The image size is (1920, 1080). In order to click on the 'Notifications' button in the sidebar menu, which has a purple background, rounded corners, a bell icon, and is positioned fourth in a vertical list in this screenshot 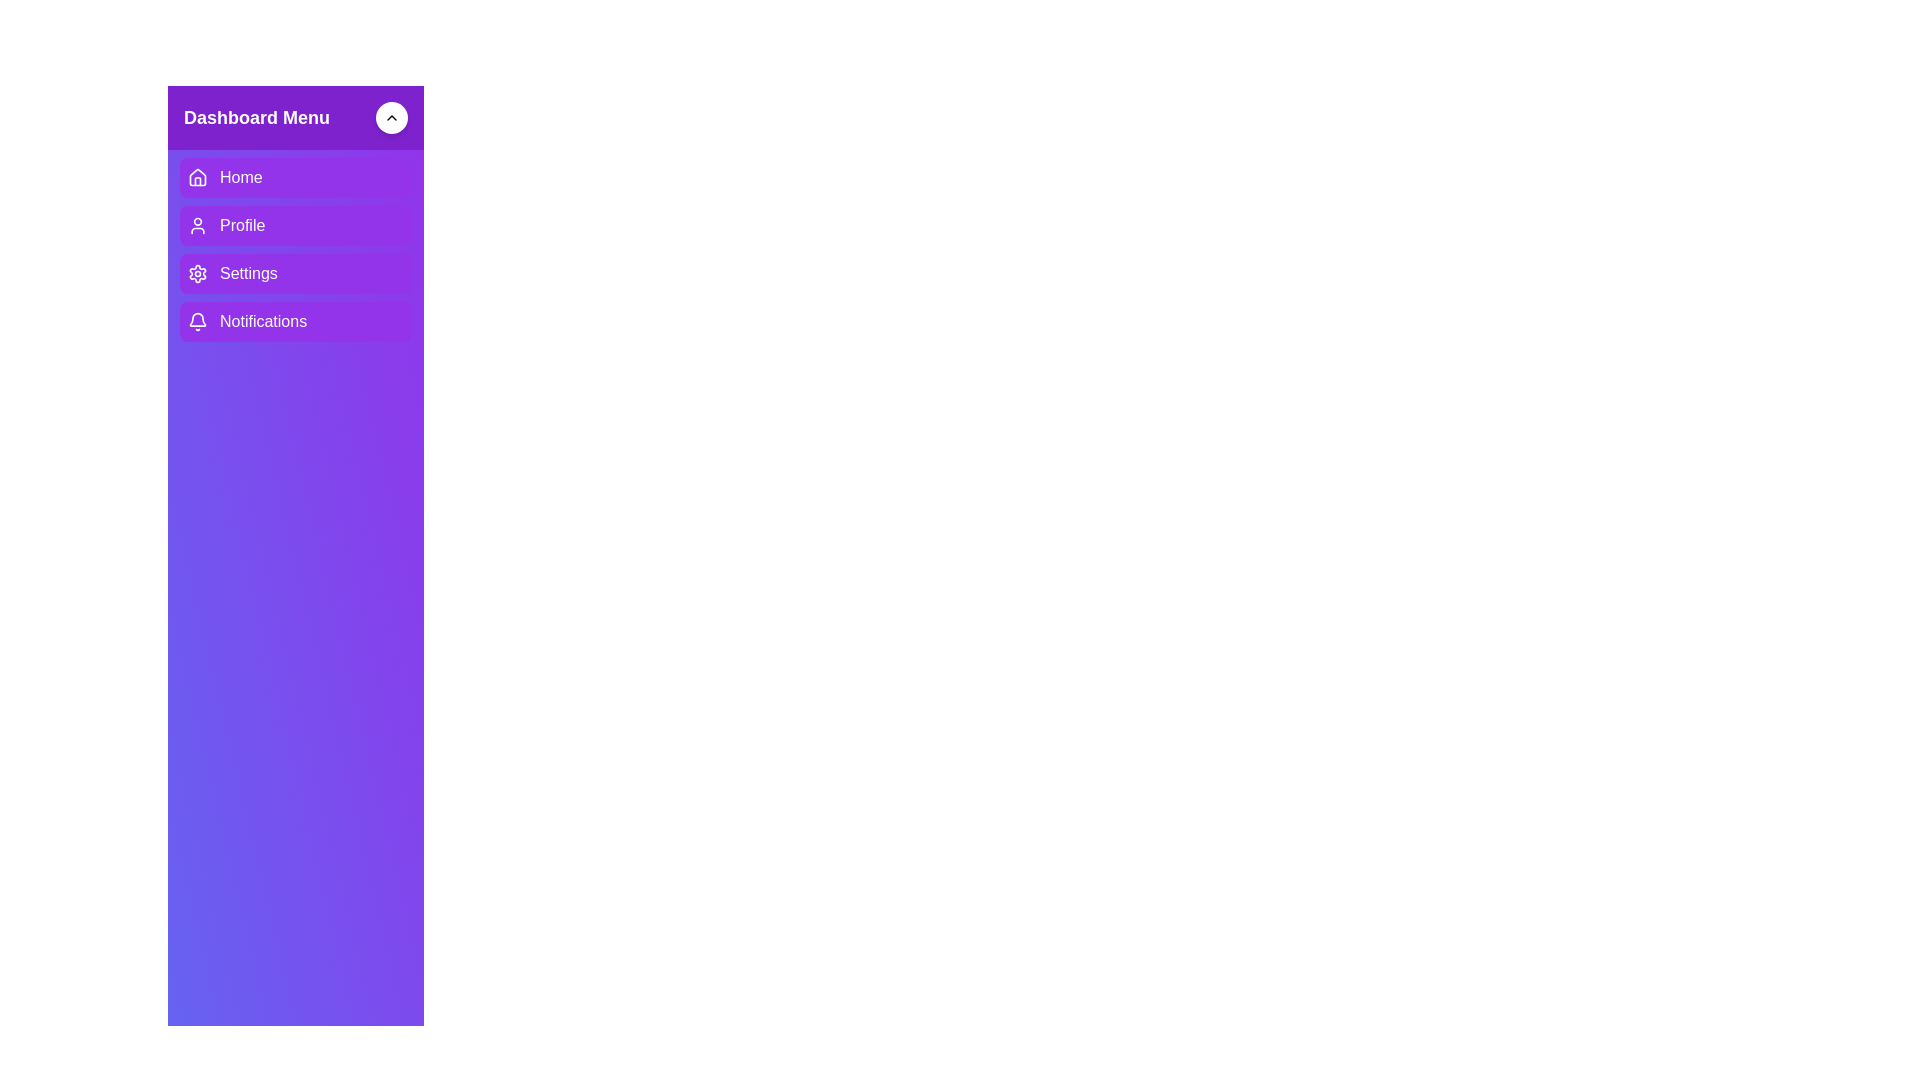, I will do `click(295, 320)`.